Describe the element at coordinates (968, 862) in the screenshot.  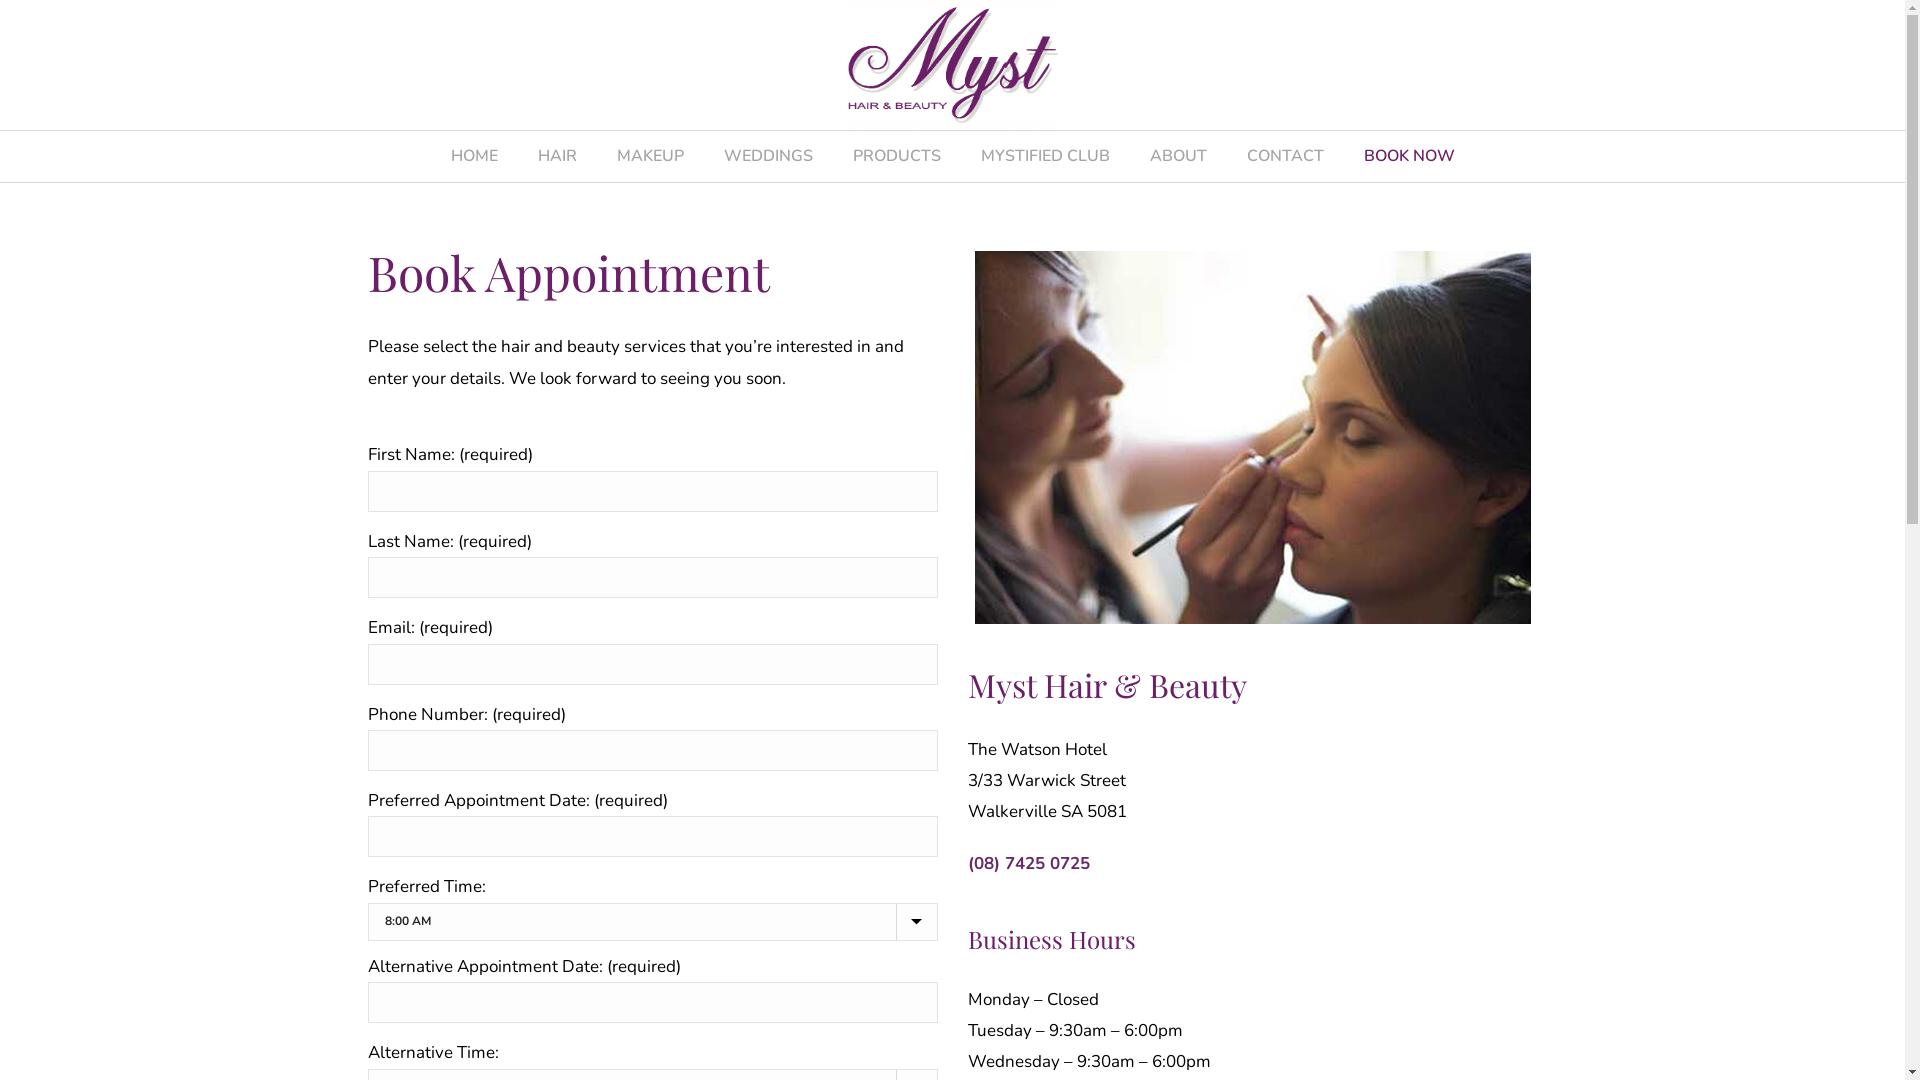
I see `'(08) 7425 0725'` at that location.